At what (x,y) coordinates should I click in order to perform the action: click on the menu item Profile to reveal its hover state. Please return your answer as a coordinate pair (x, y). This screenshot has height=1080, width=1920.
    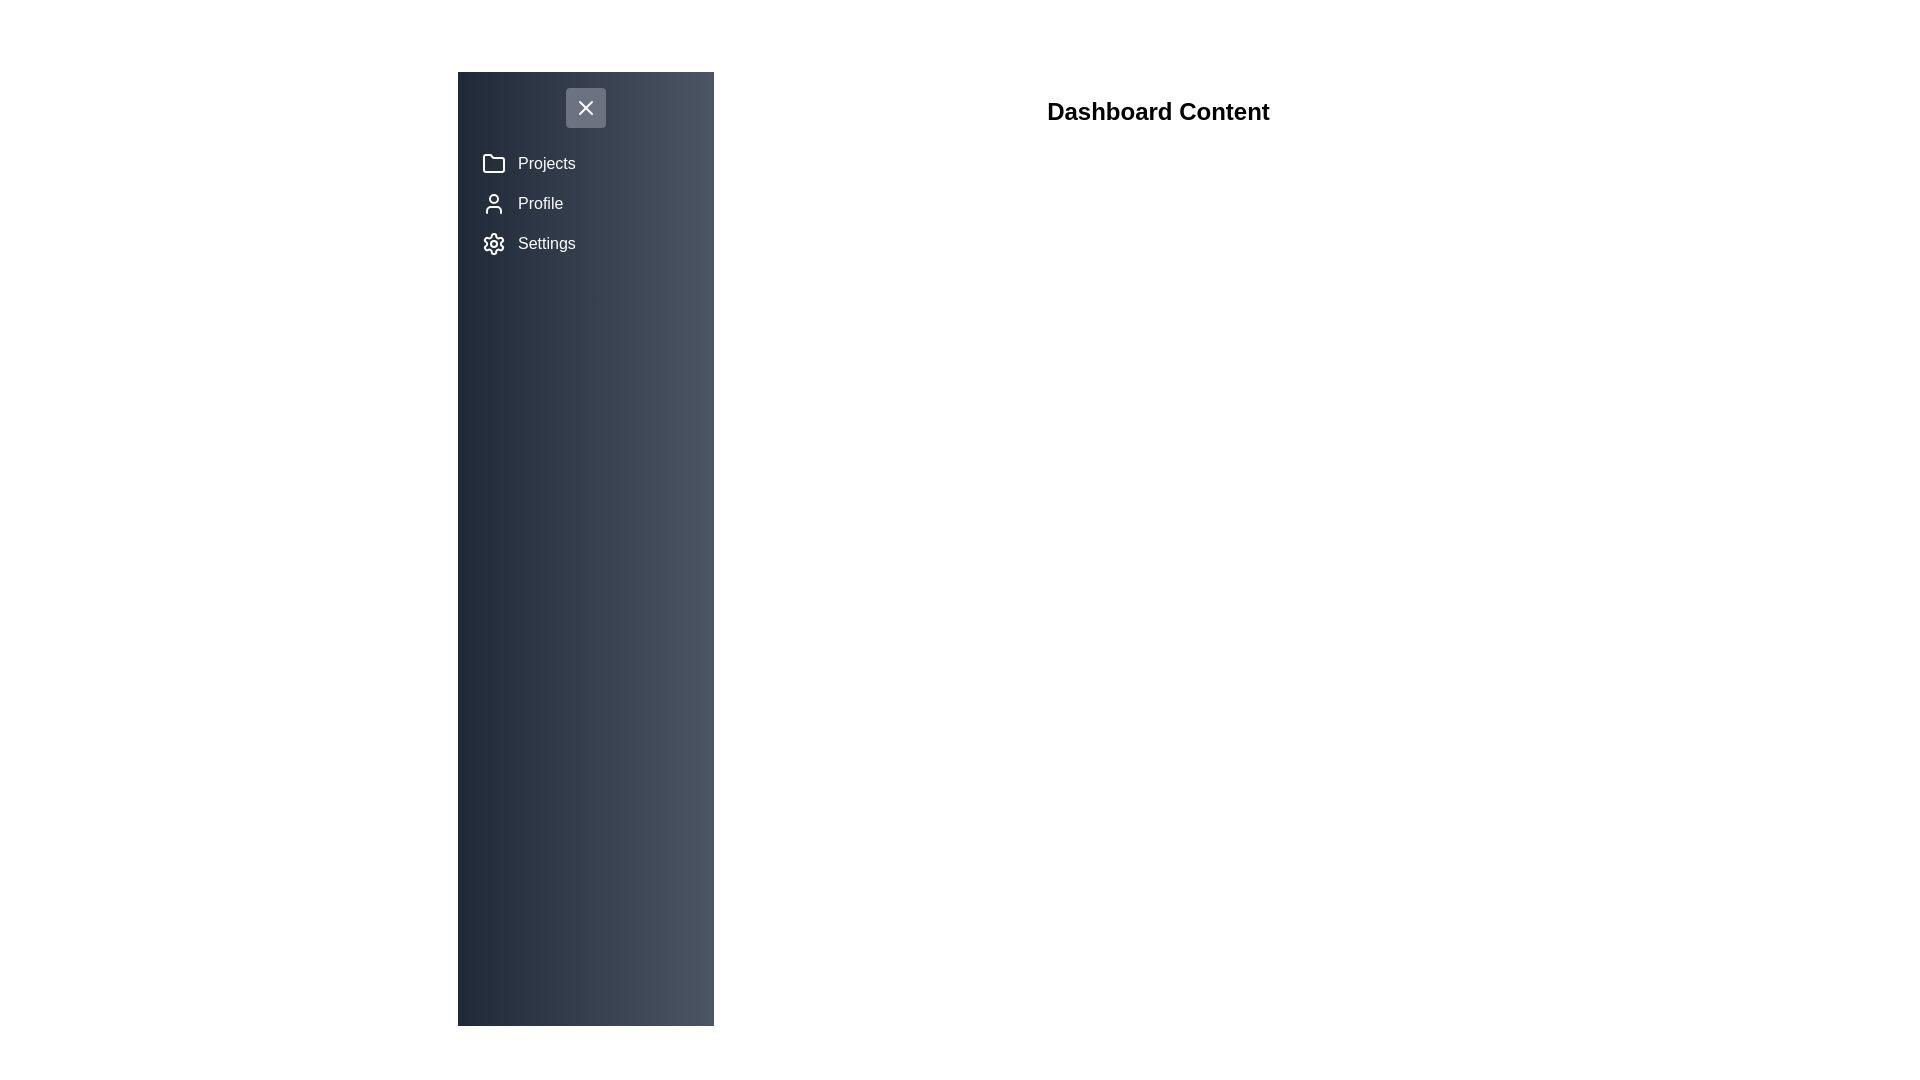
    Looking at the image, I should click on (584, 204).